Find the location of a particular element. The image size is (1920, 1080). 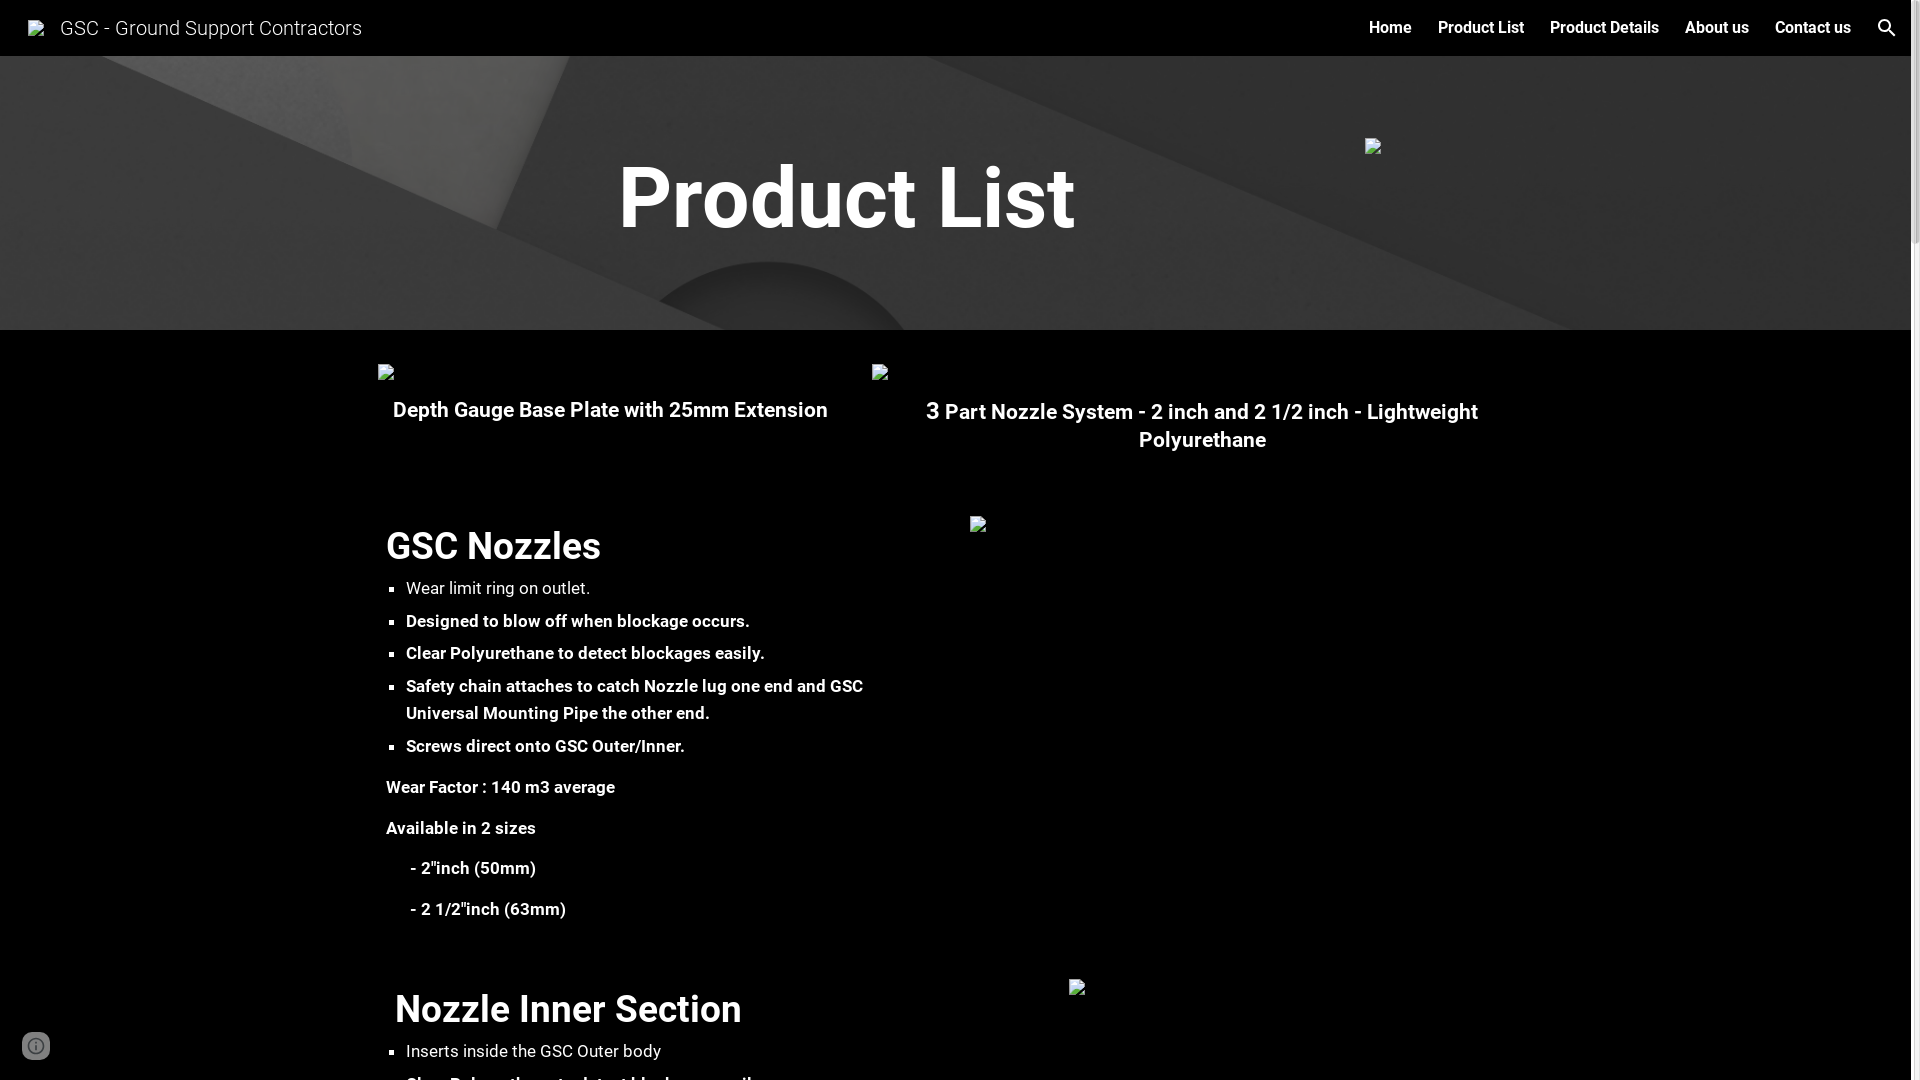

'Product List' is located at coordinates (1481, 27).